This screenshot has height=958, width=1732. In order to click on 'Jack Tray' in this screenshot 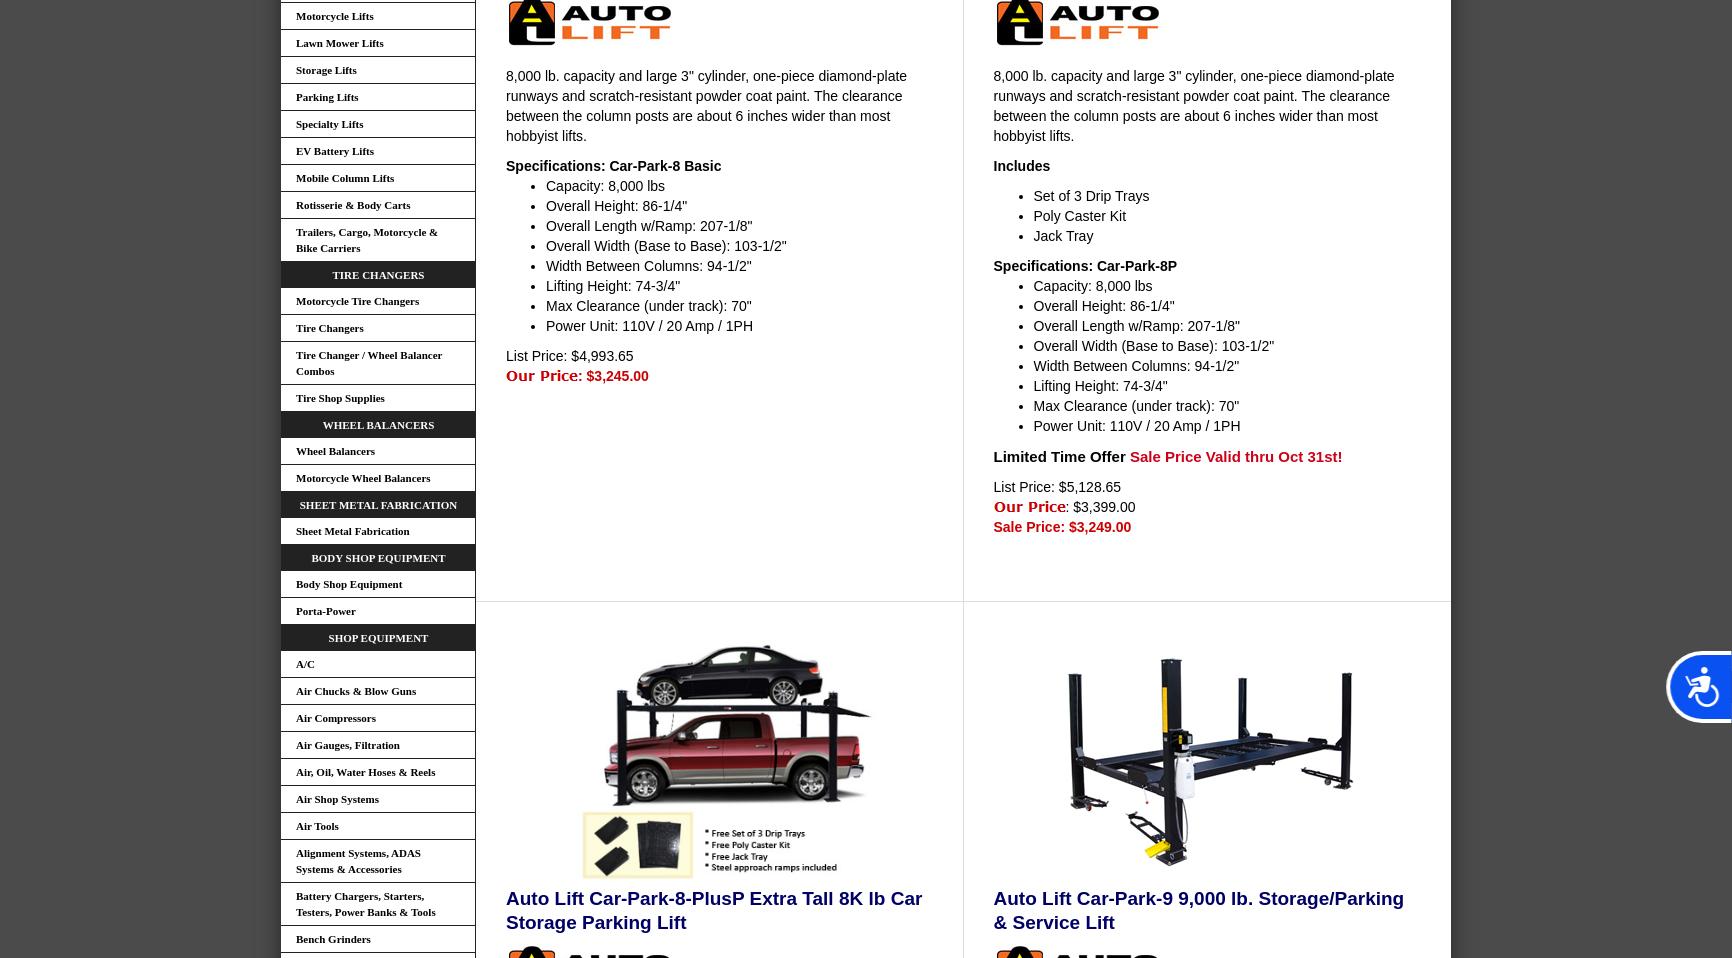, I will do `click(1032, 233)`.